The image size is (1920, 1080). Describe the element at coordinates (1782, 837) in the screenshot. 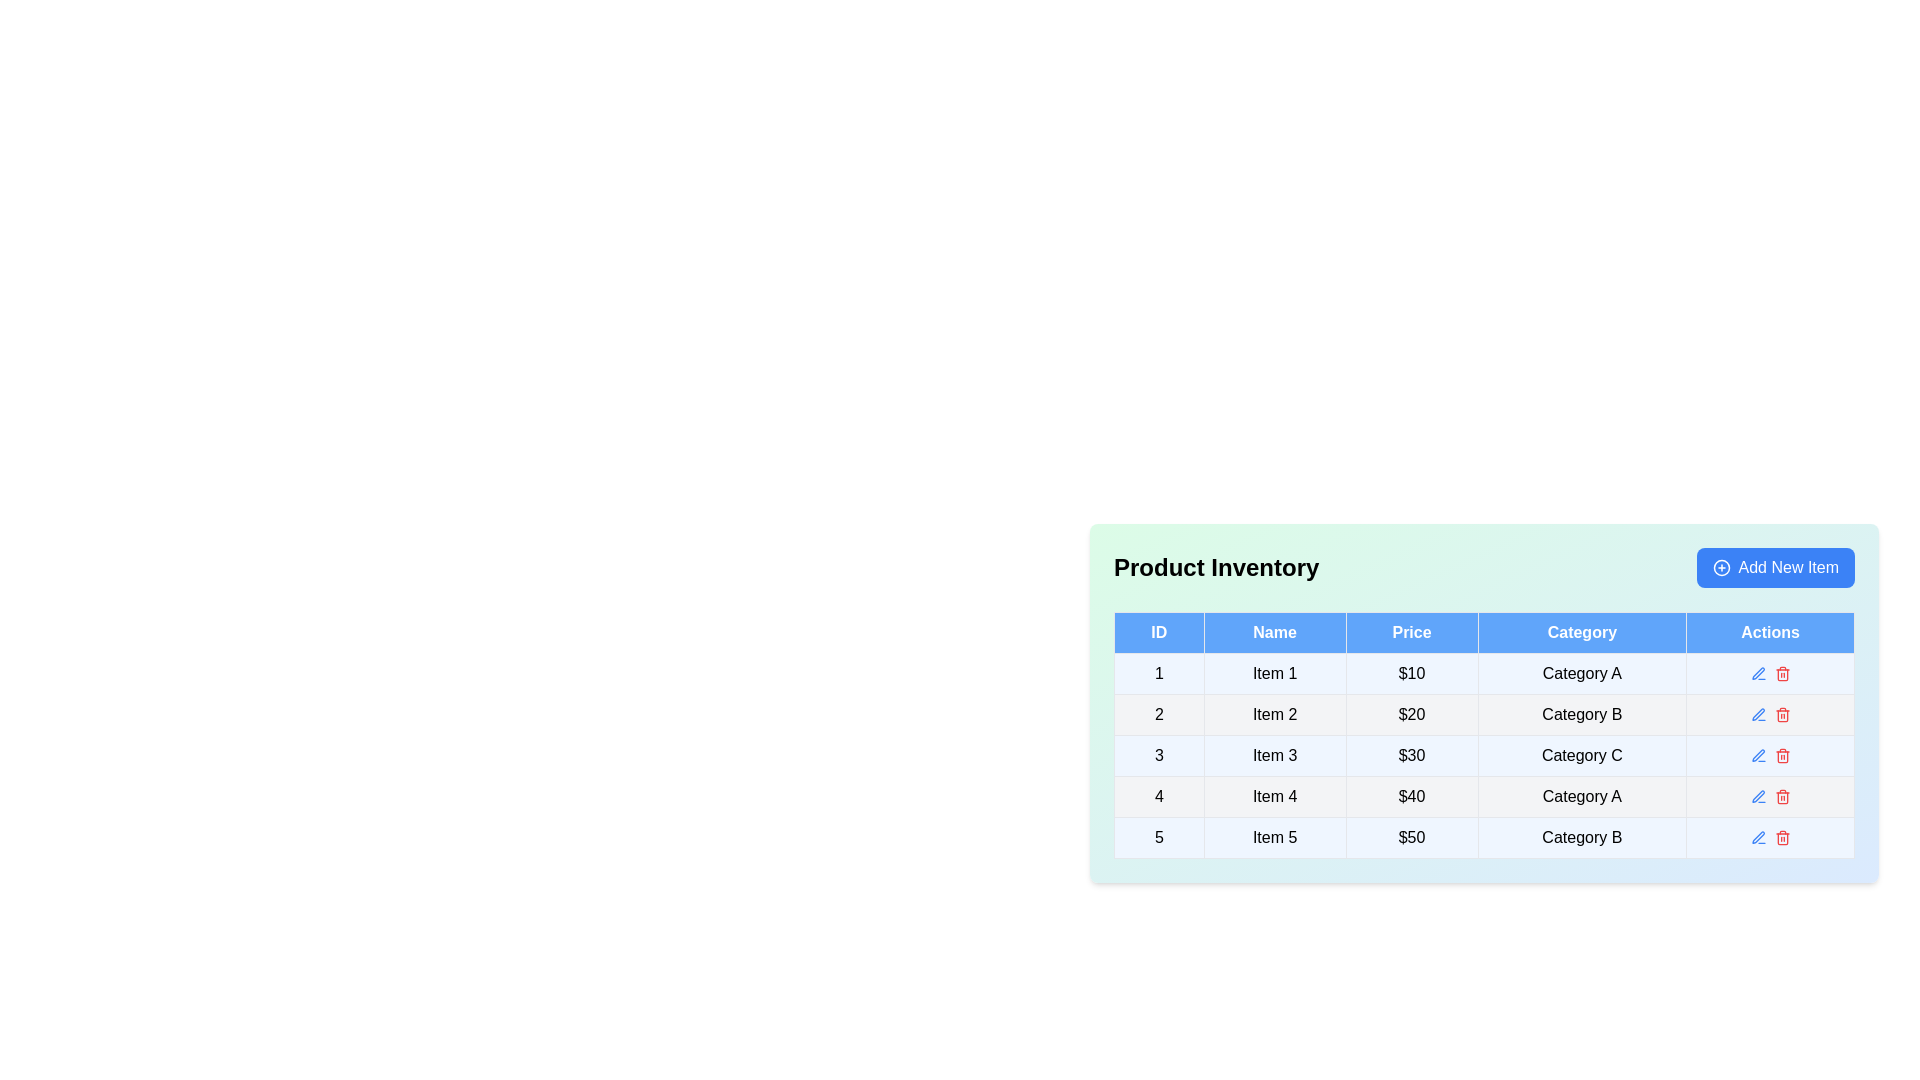

I see `the delete Icon button located in the 'Actions' column of the last row of the 'Product Inventory' table` at that location.